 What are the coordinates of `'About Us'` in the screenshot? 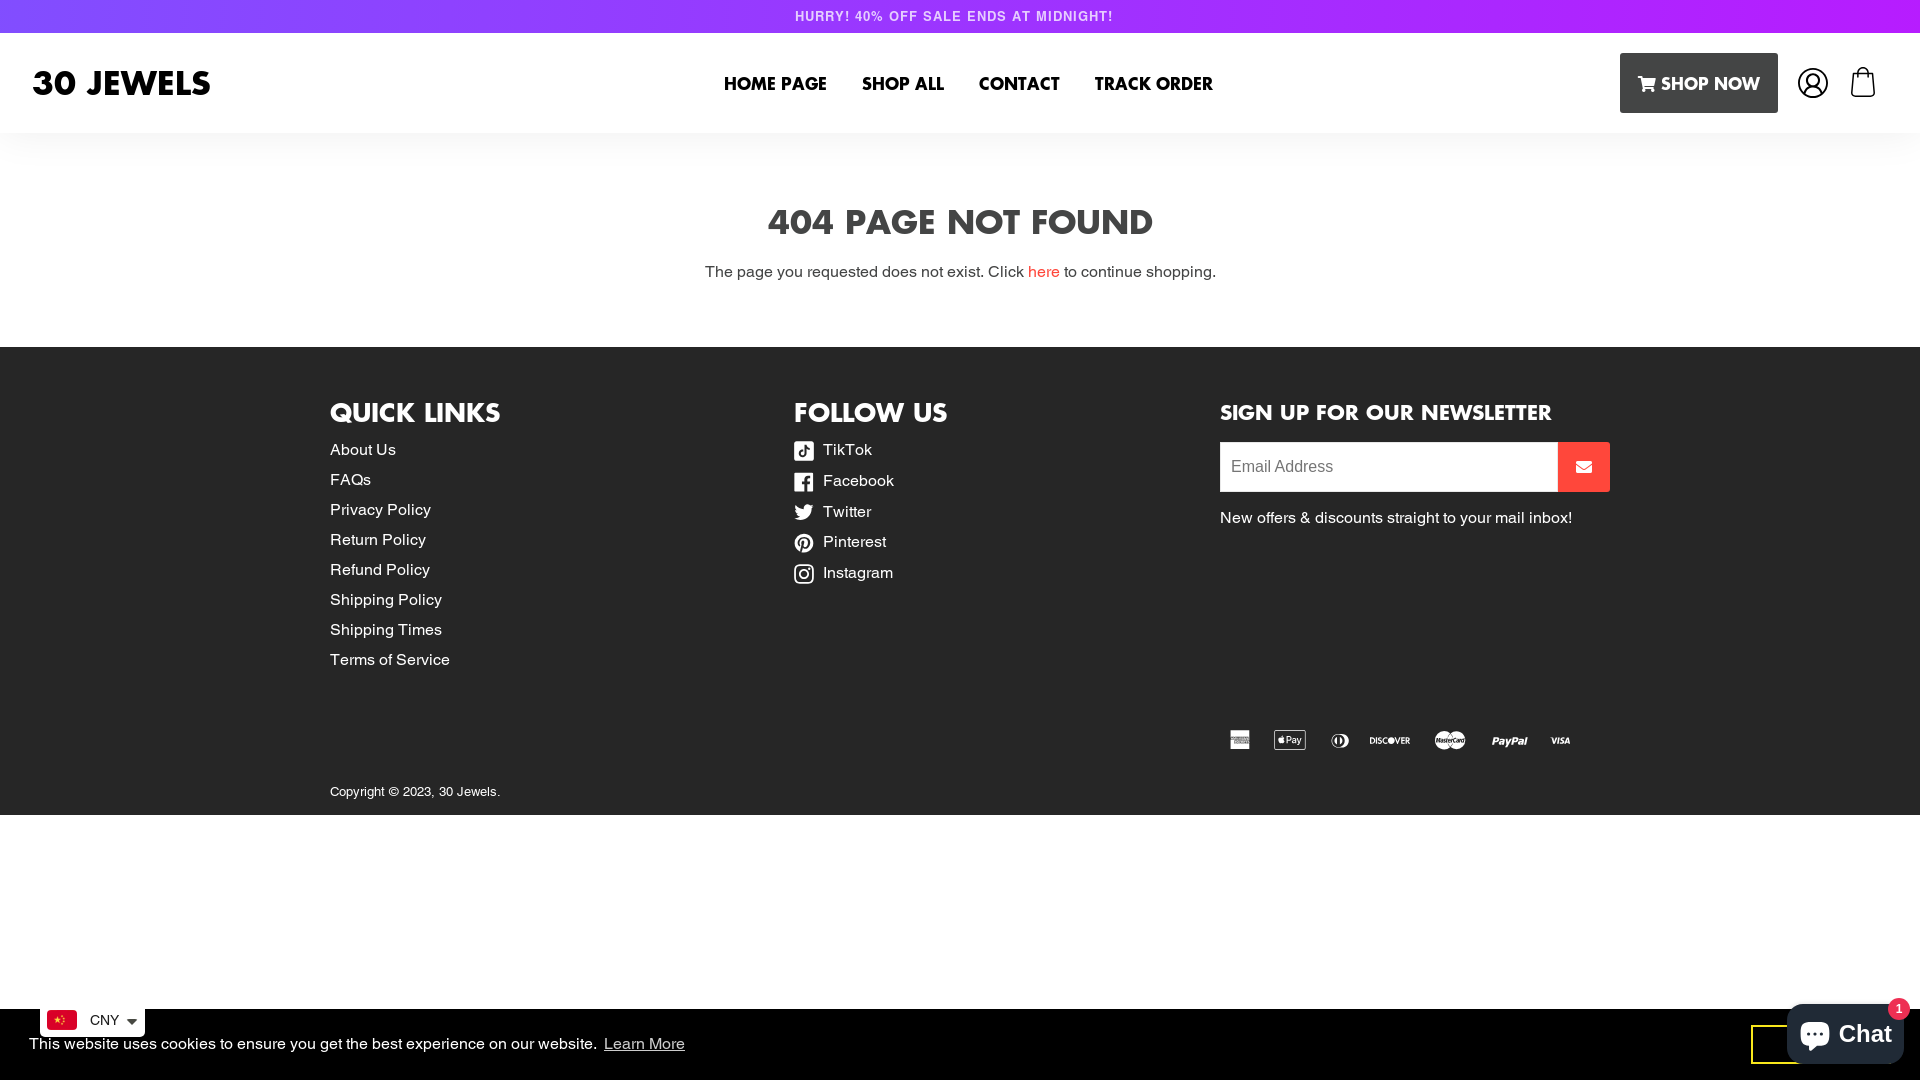 It's located at (330, 448).